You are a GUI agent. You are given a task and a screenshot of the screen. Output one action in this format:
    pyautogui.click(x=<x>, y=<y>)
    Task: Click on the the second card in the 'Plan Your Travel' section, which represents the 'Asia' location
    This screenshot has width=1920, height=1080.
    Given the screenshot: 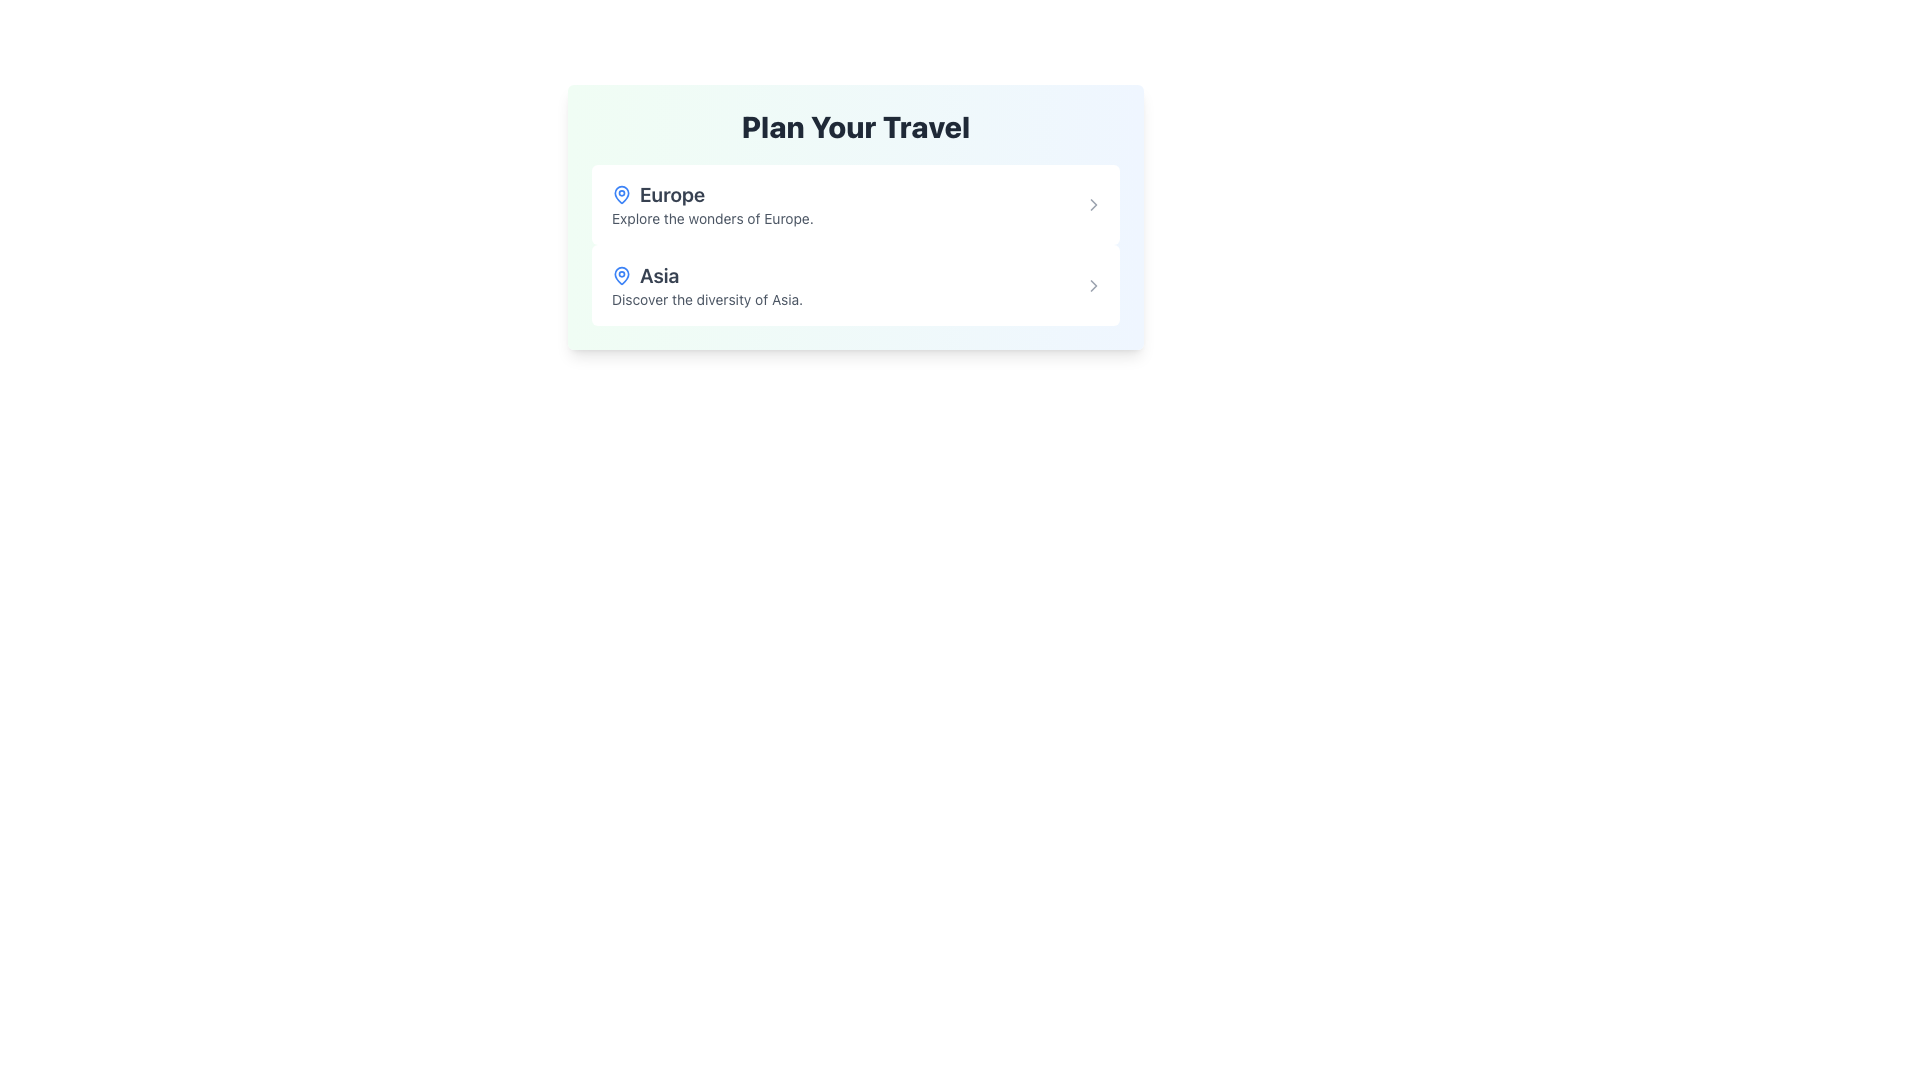 What is the action you would take?
    pyautogui.click(x=855, y=285)
    